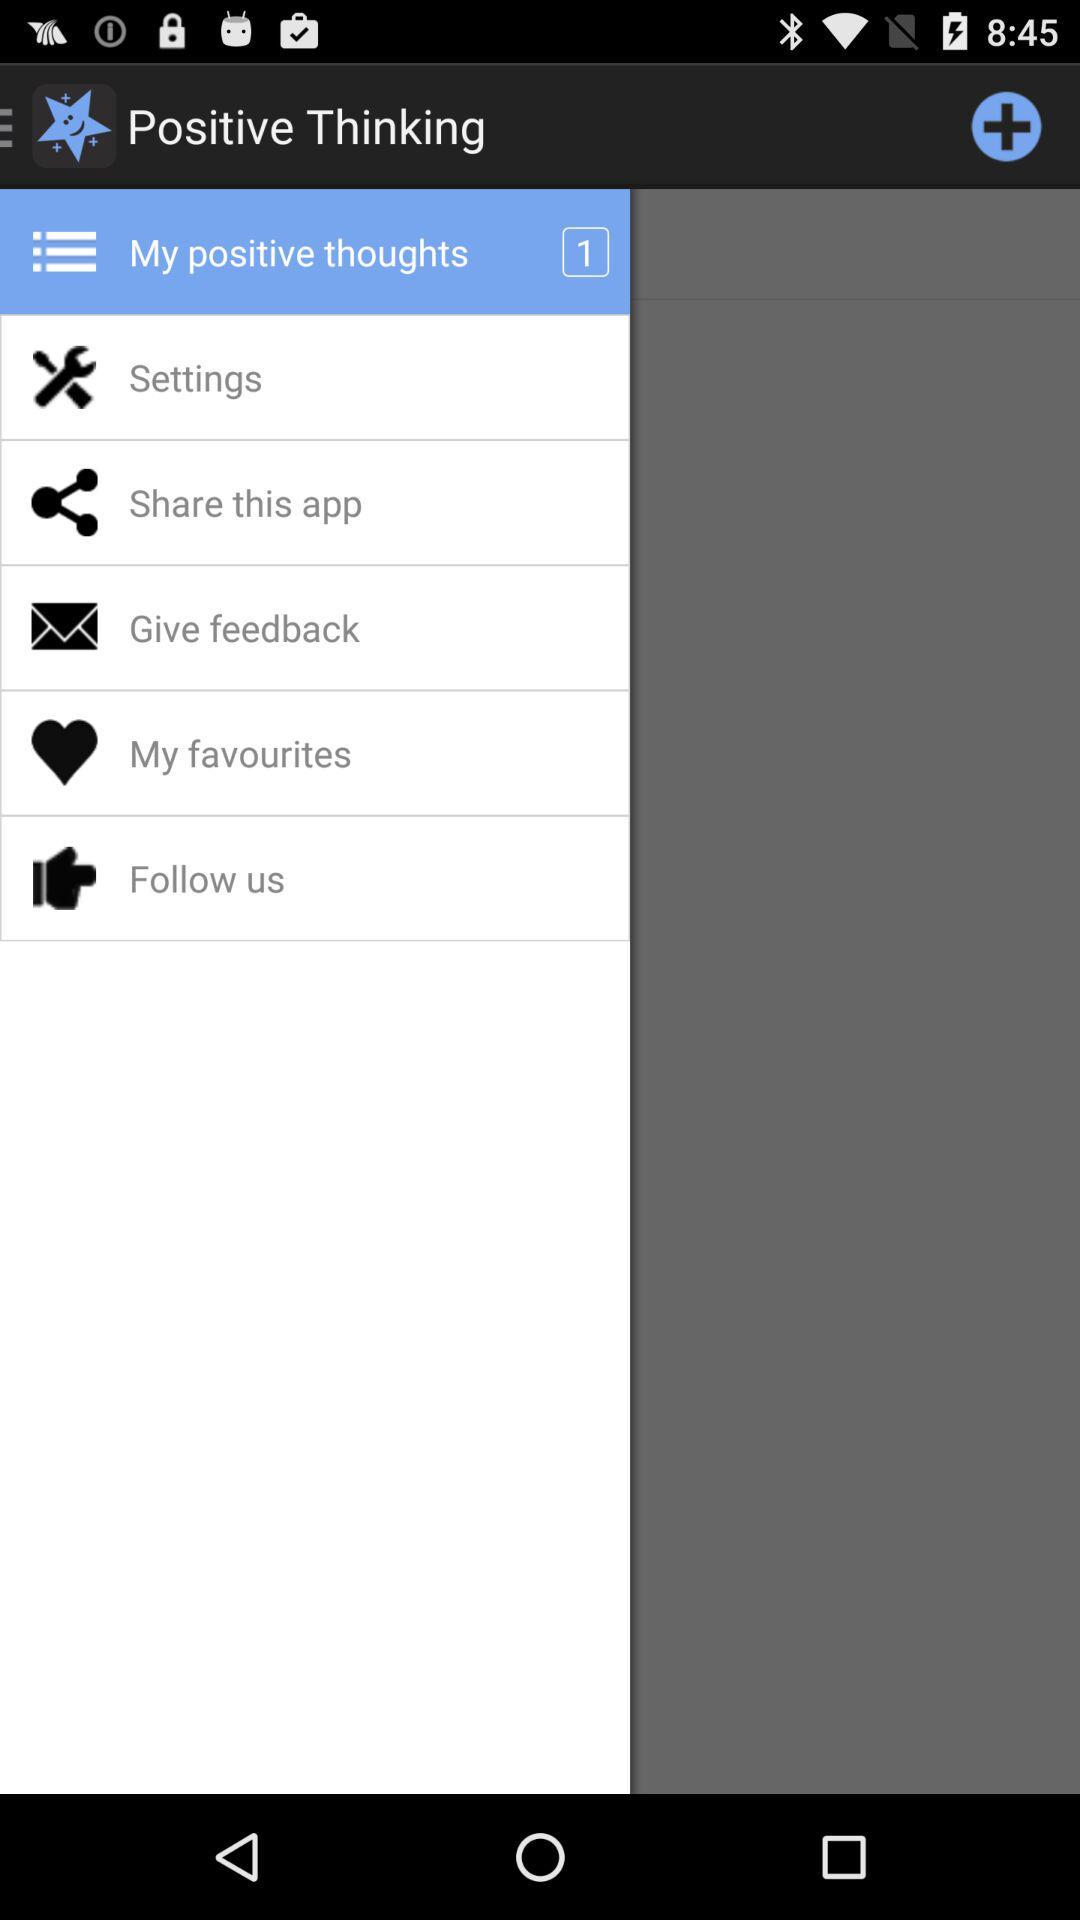 The width and height of the screenshot is (1080, 1920). I want to click on item above give feedback item, so click(298, 502).